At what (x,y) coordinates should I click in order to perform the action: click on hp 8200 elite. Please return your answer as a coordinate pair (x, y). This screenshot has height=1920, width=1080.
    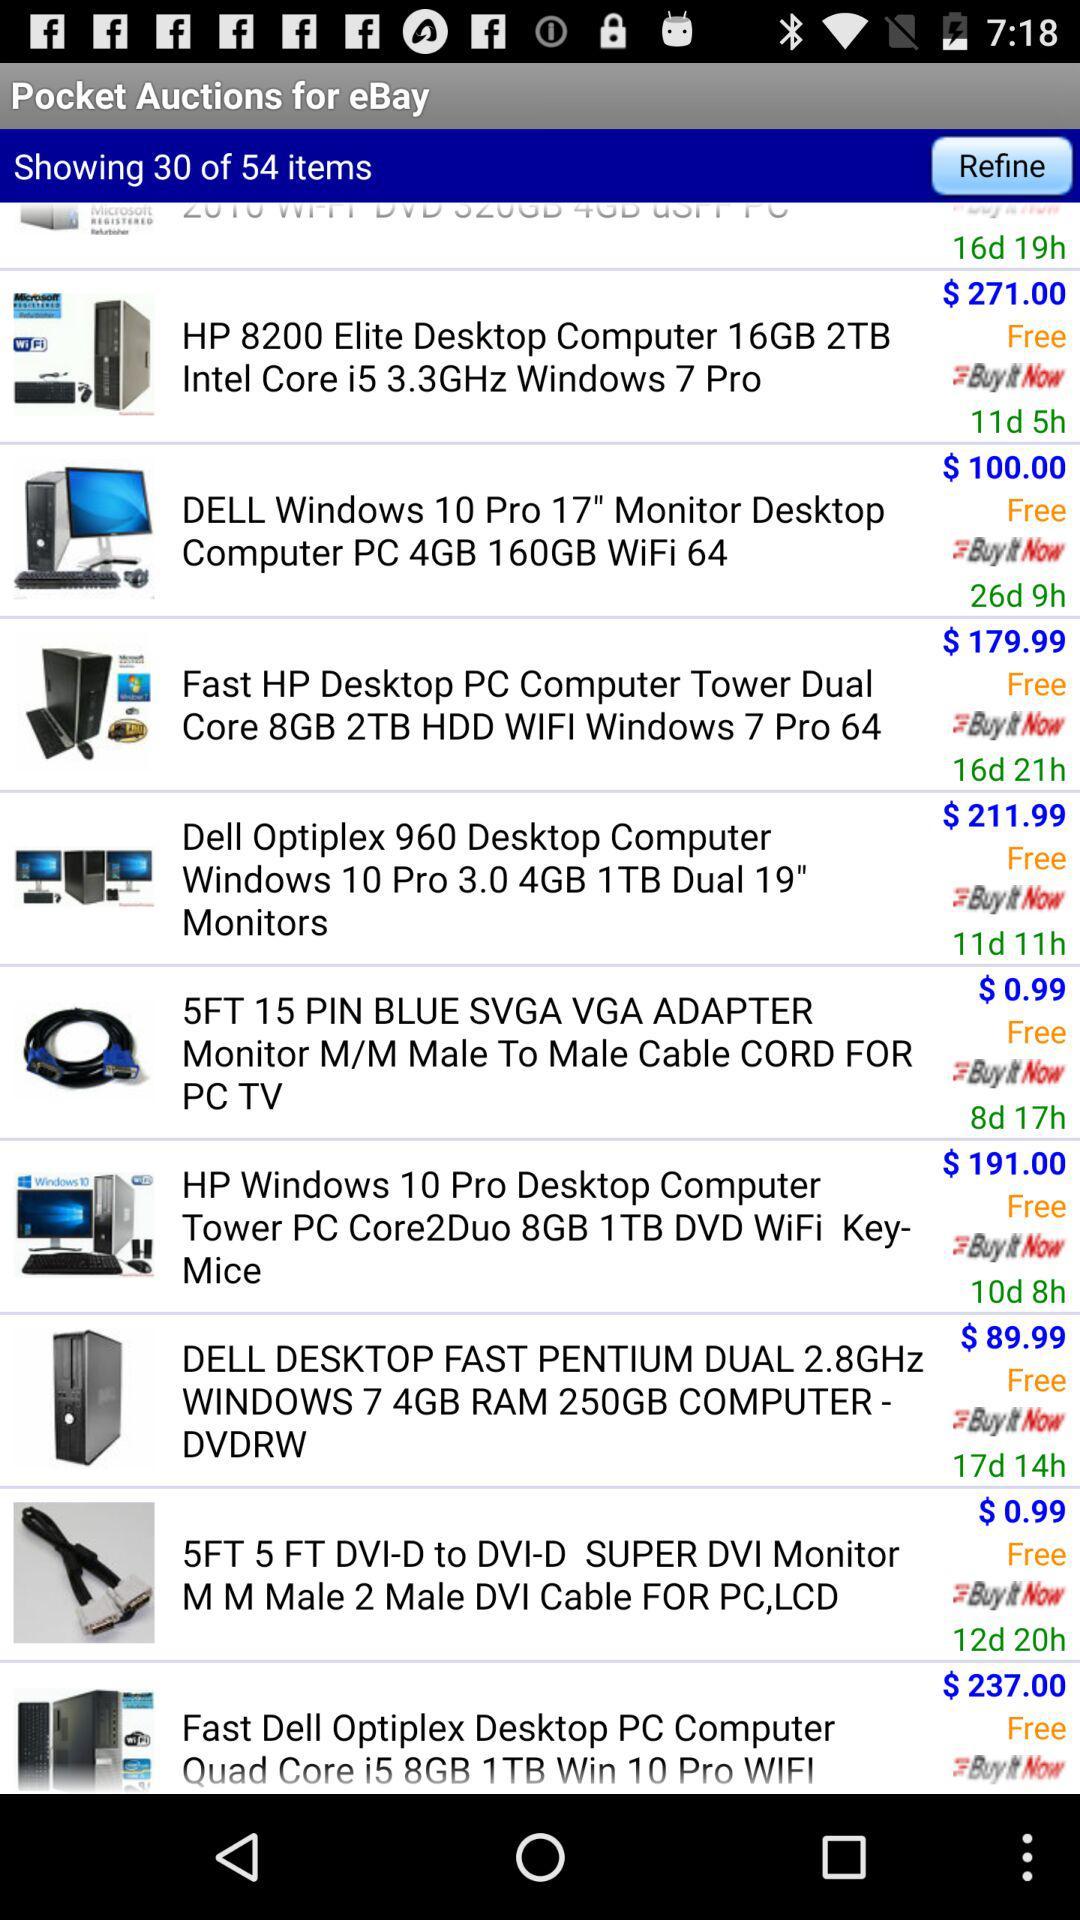
    Looking at the image, I should click on (555, 355).